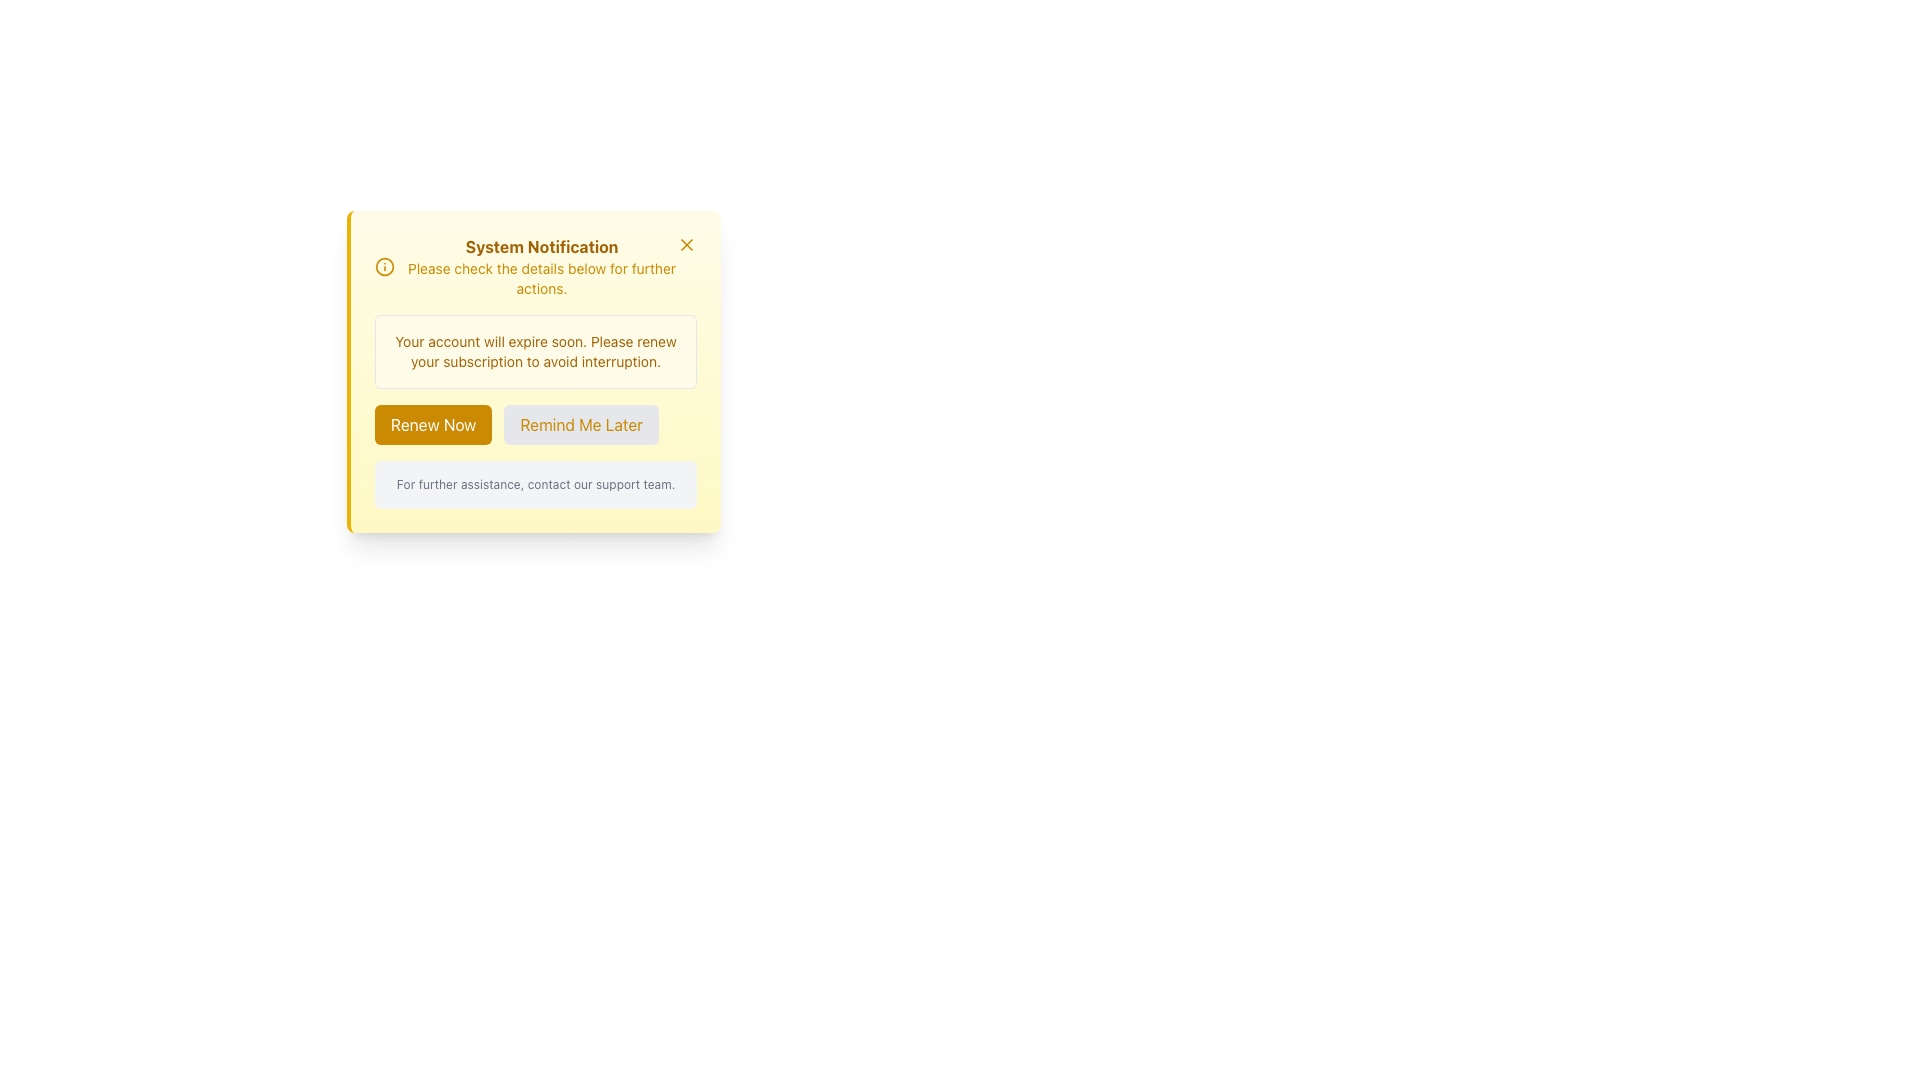 This screenshot has width=1920, height=1080. What do you see at coordinates (536, 485) in the screenshot?
I see `the text block with a light gray background and small gray text, located at the bottom center of the notification card, below the buttons 'Renew Now' and 'Remind Me Later'` at bounding box center [536, 485].